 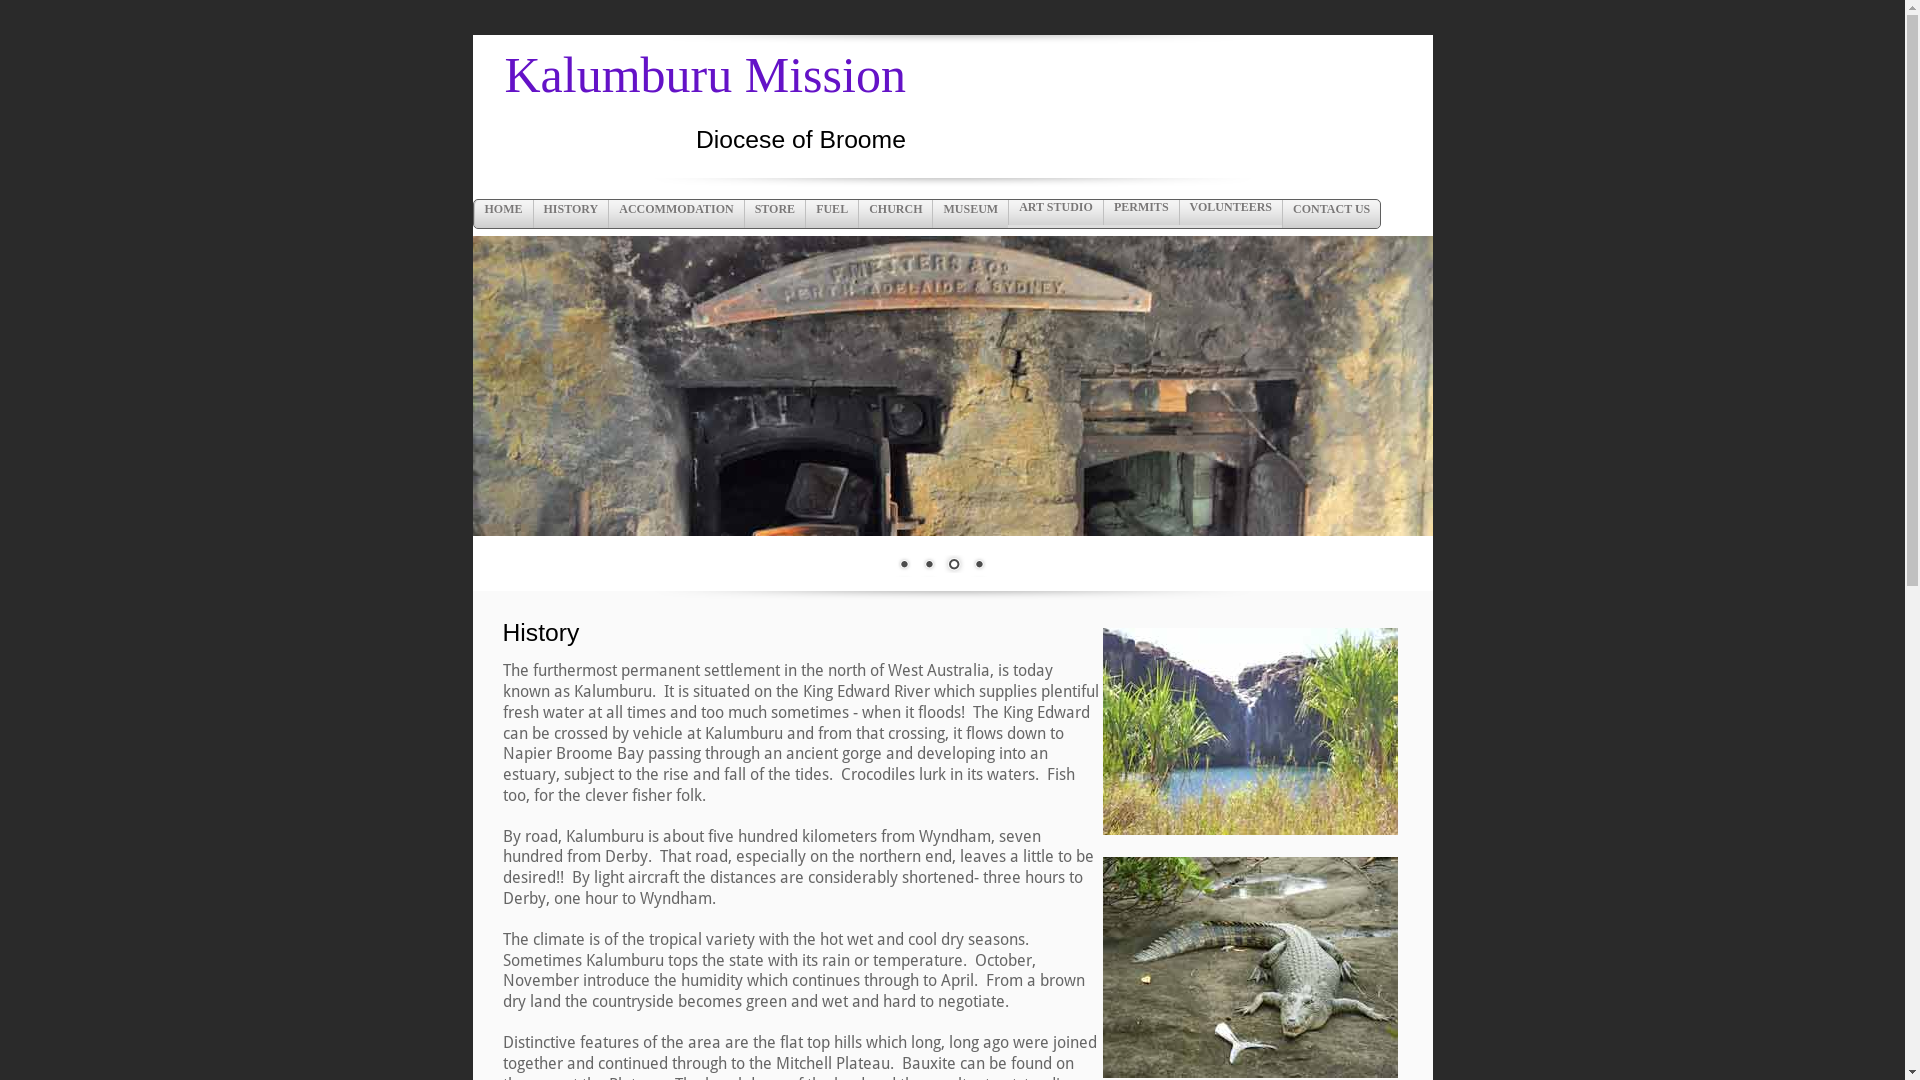 I want to click on '4', so click(x=979, y=566).